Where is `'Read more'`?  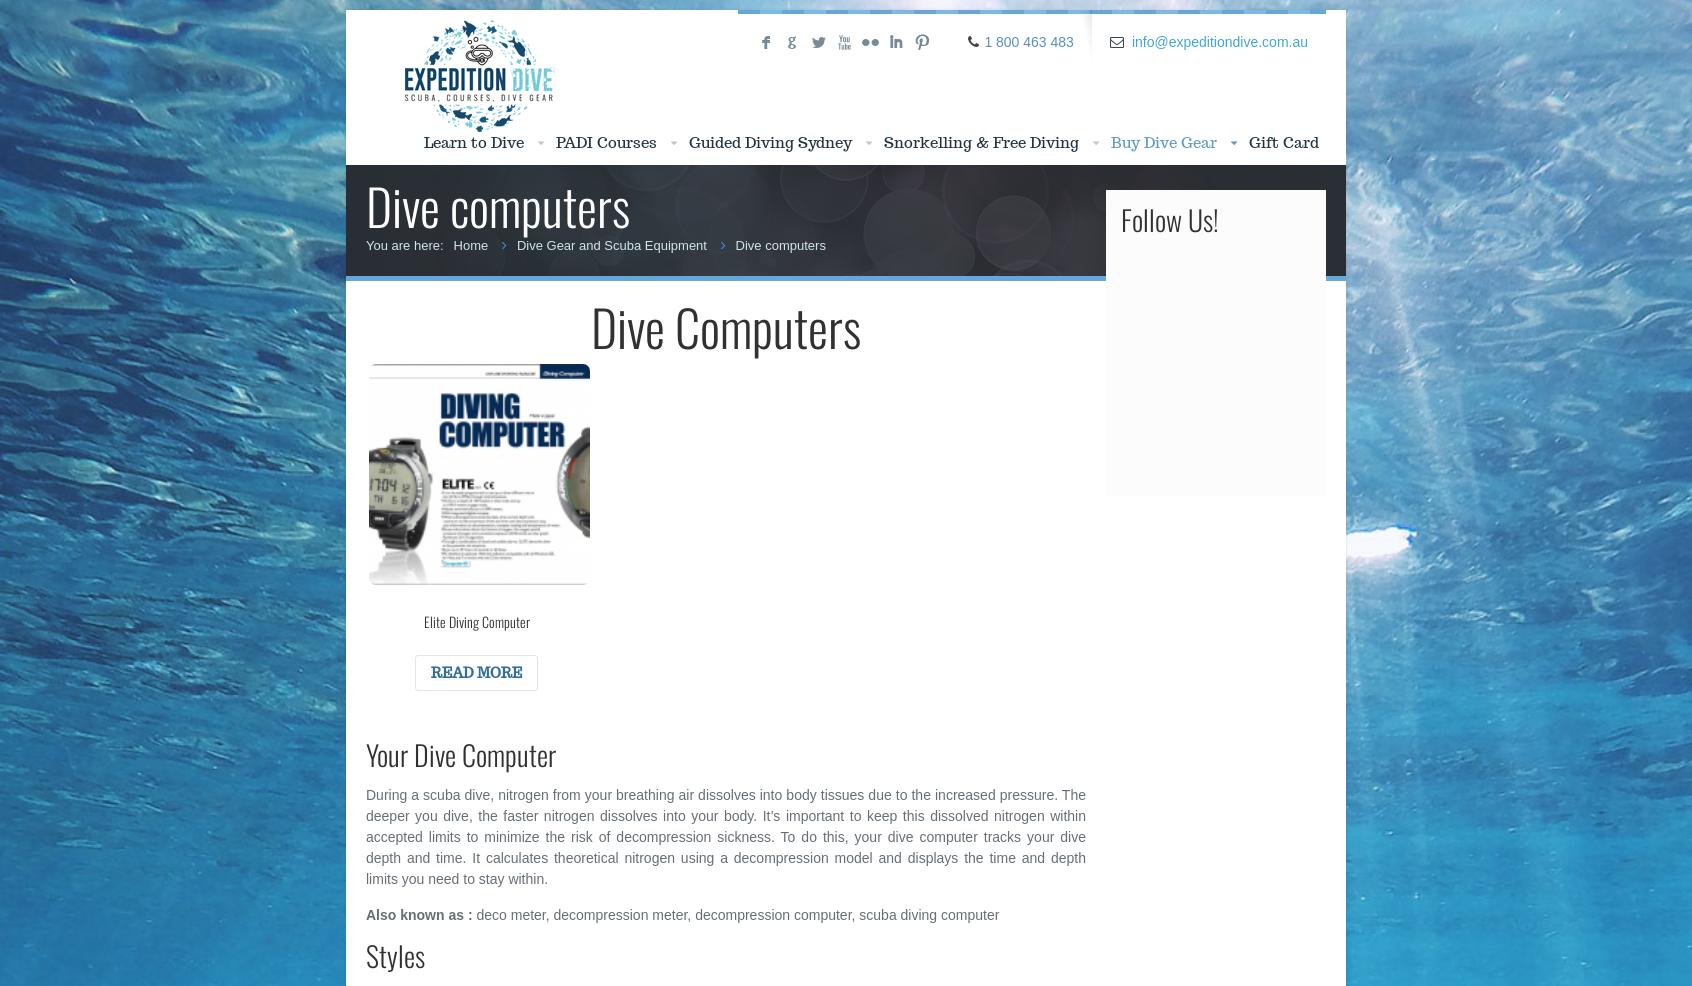
'Read more' is located at coordinates (475, 672).